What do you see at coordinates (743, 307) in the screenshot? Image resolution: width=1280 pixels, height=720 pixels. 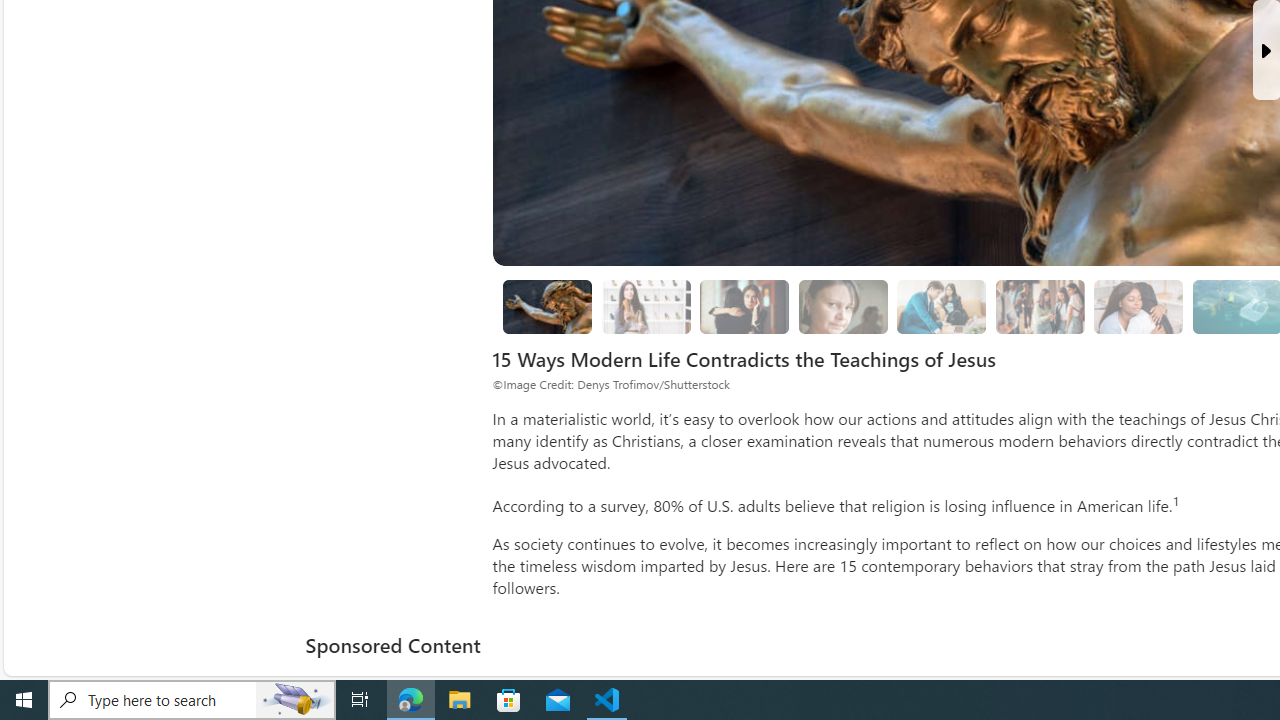 I see `'4. The Manipulative'` at bounding box center [743, 307].